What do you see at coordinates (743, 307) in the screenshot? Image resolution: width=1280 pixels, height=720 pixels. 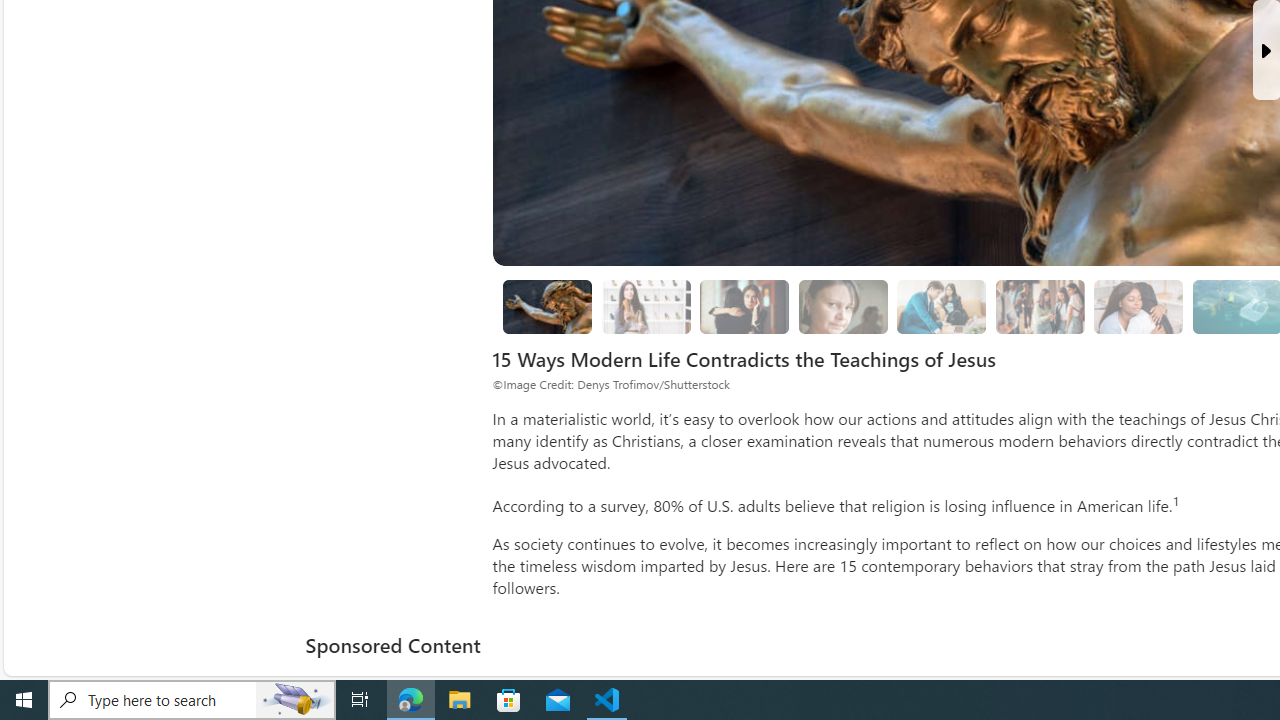 I see `'4. The Manipulative'` at bounding box center [743, 307].